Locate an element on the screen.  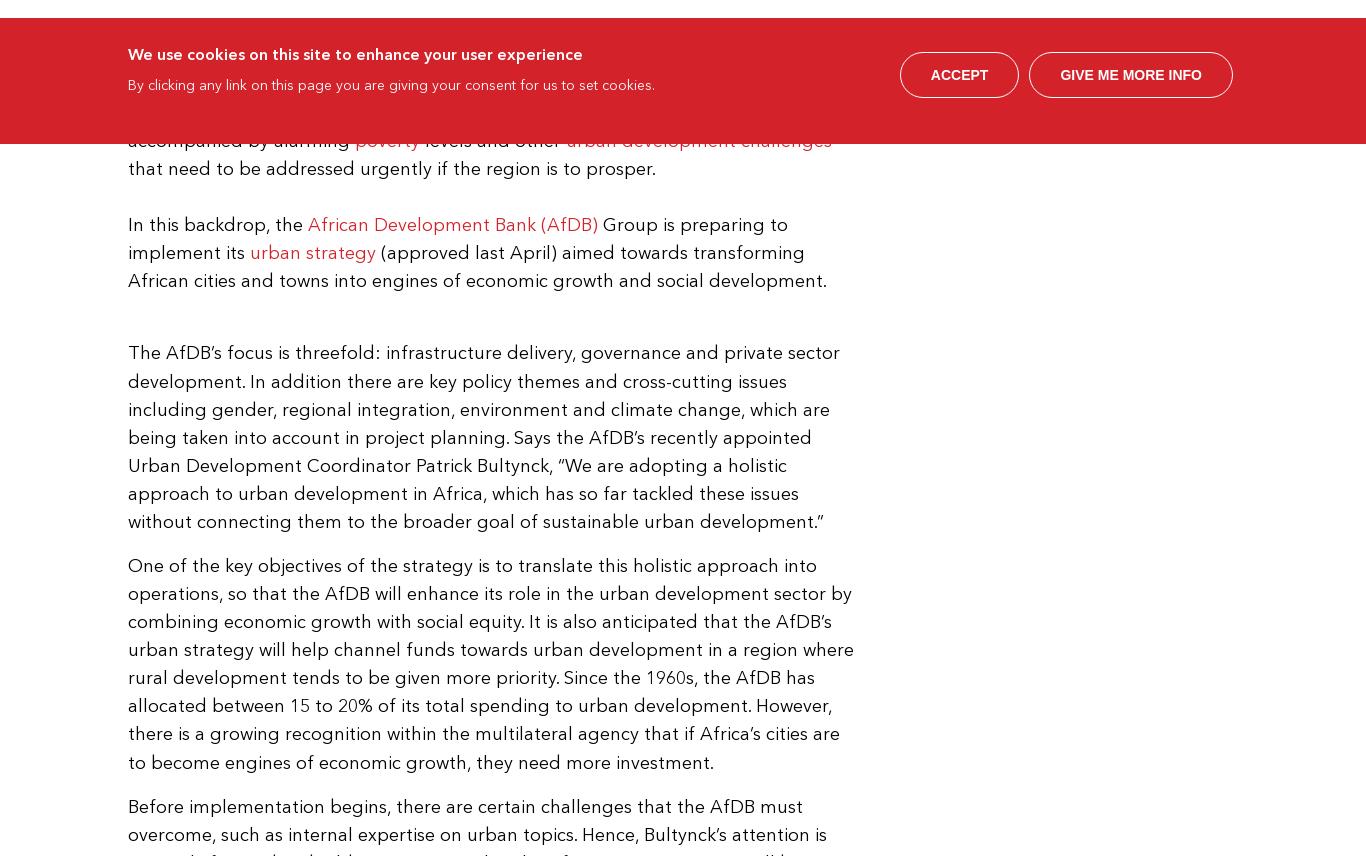
'urban strategy' is located at coordinates (312, 252).